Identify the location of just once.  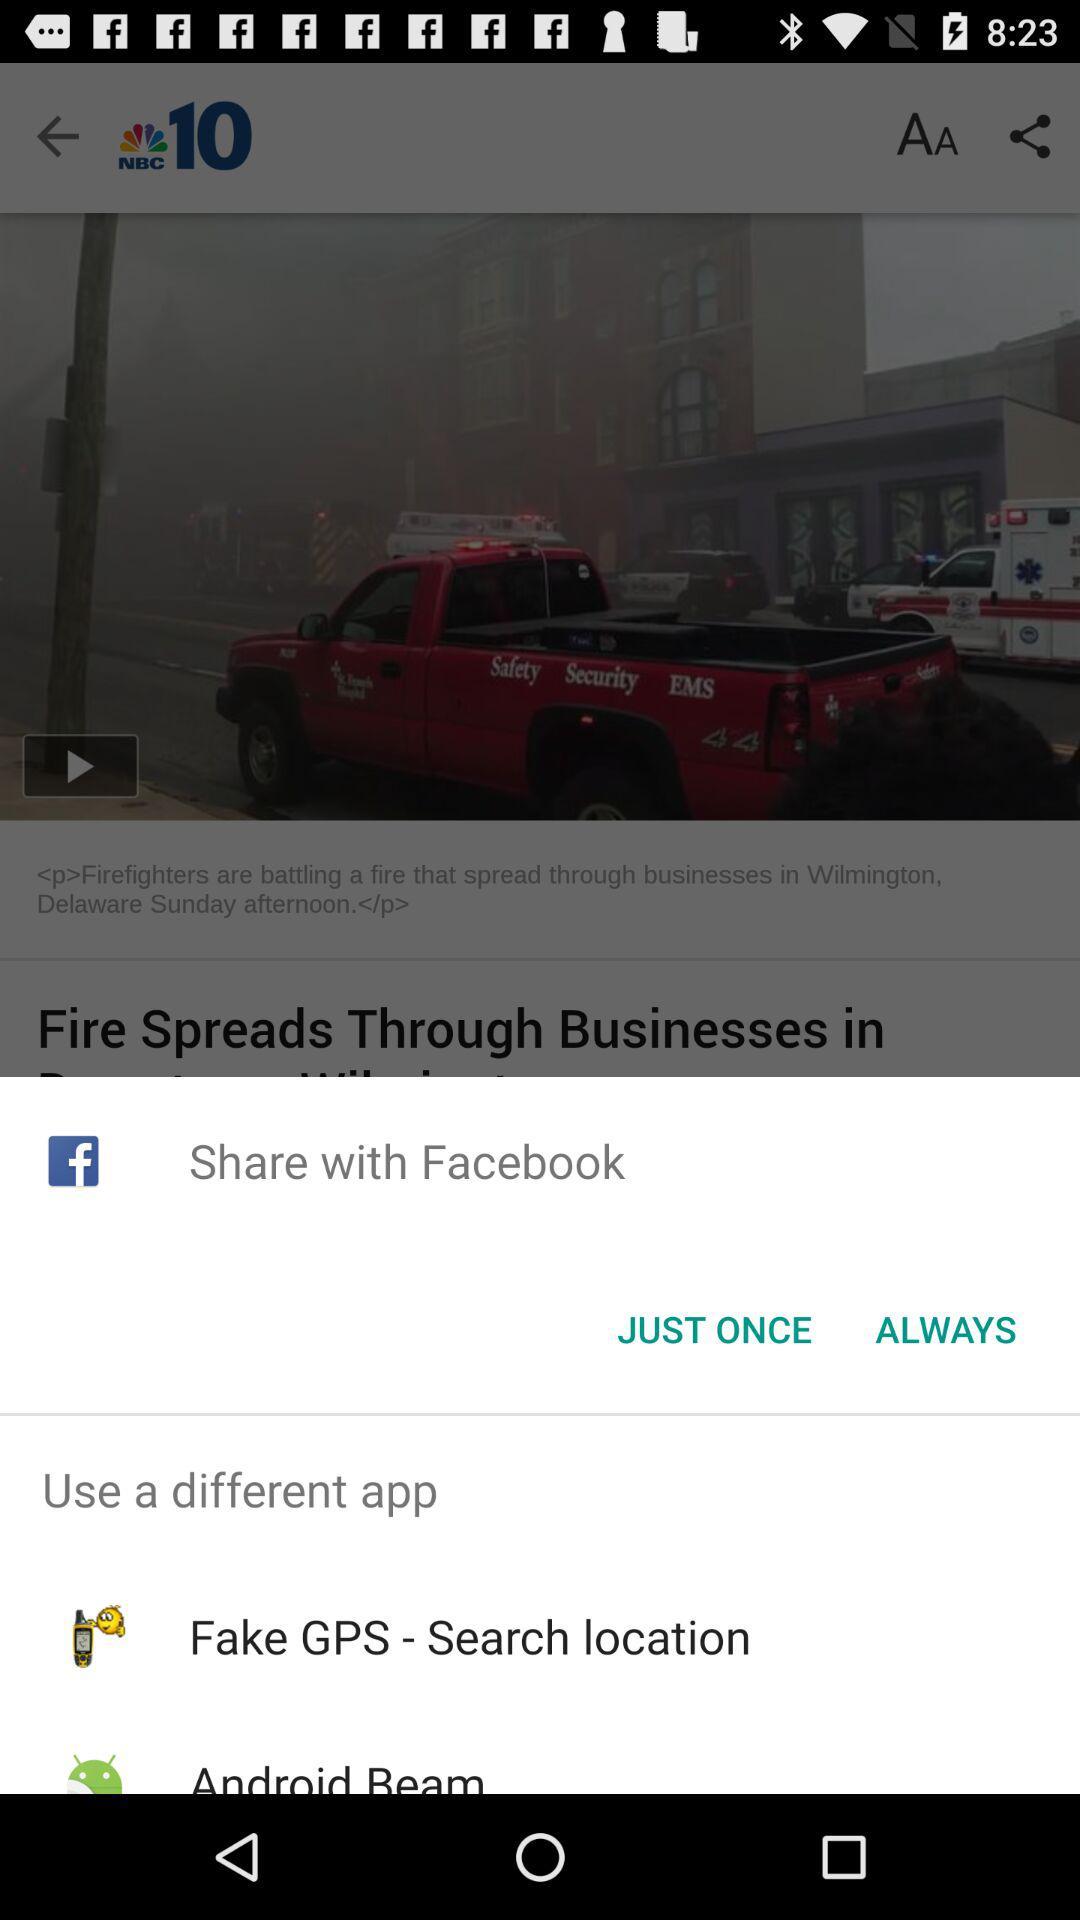
(713, 1329).